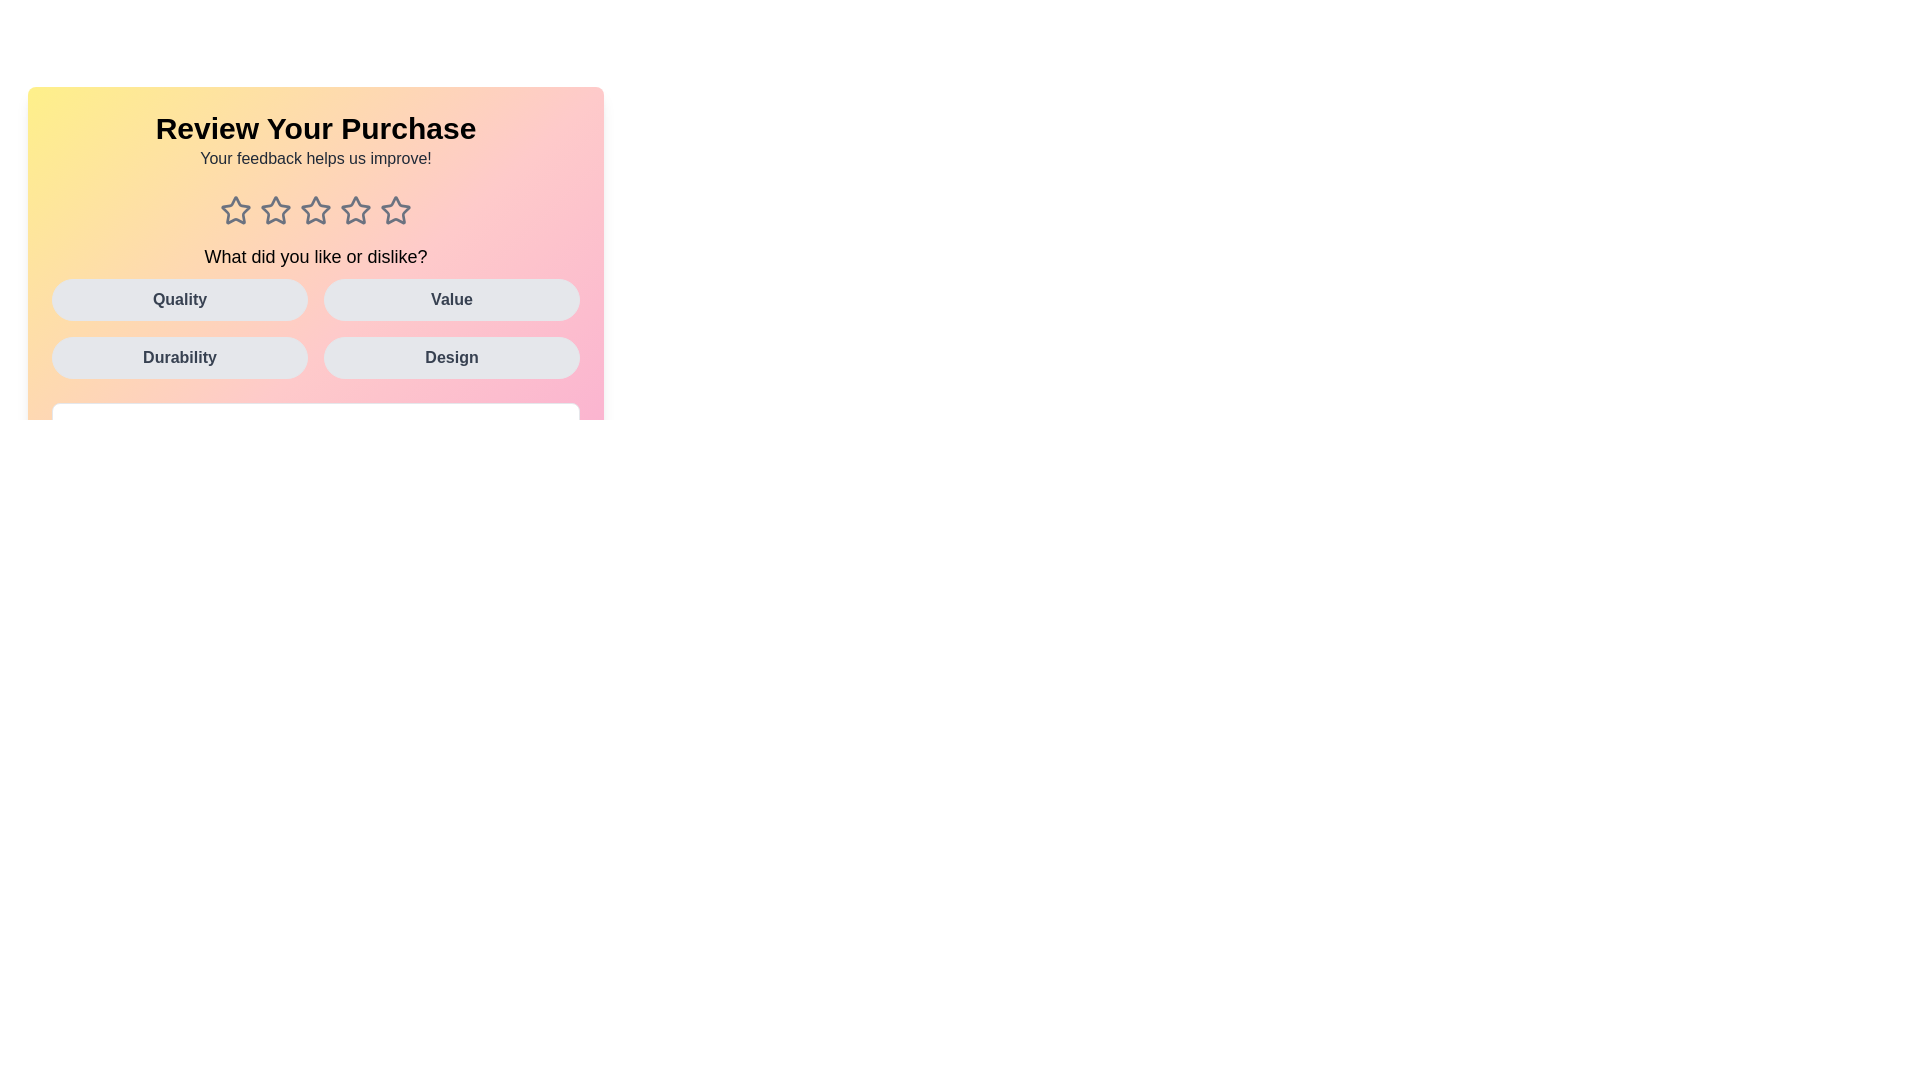 The height and width of the screenshot is (1080, 1920). What do you see at coordinates (450, 357) in the screenshot?
I see `the 'Design' button, which is a rounded rectangular button with a light gray background and bold text` at bounding box center [450, 357].